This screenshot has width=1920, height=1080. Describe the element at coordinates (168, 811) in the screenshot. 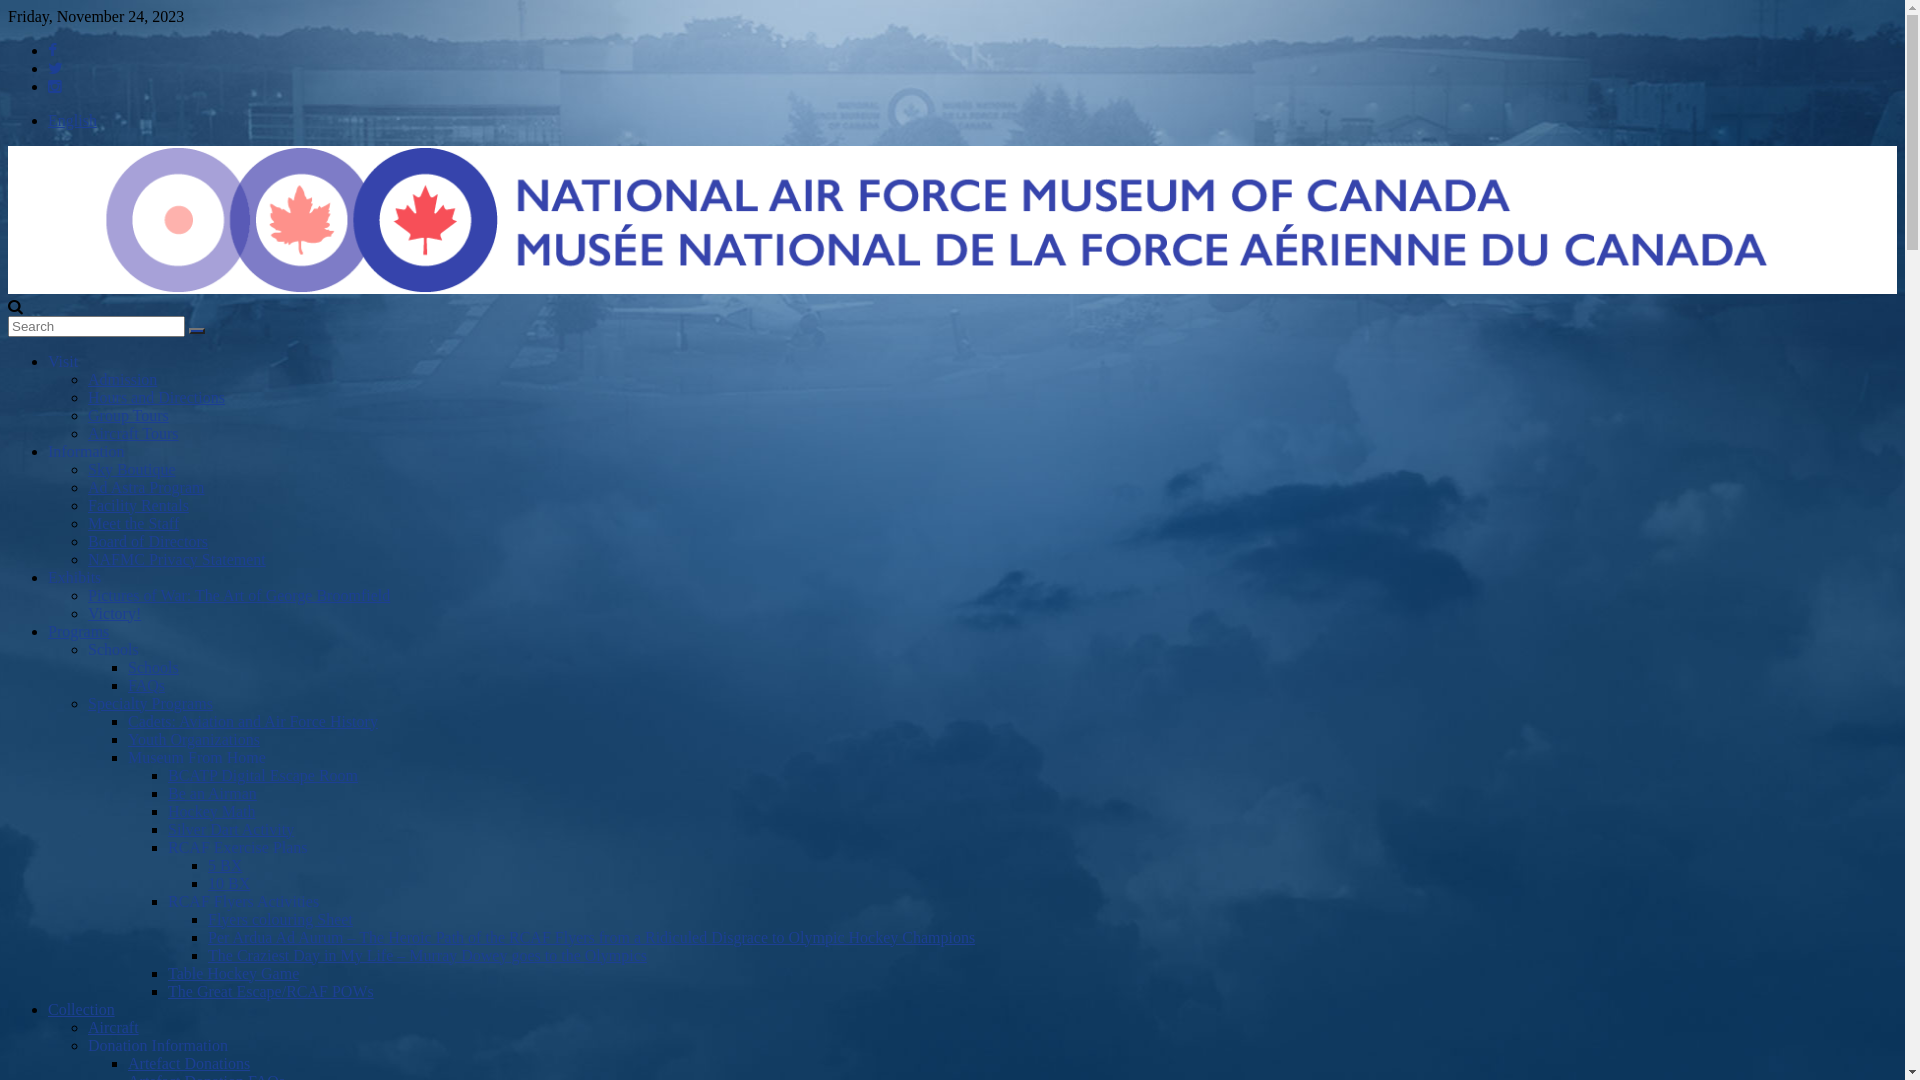

I see `'Hockey Math'` at that location.